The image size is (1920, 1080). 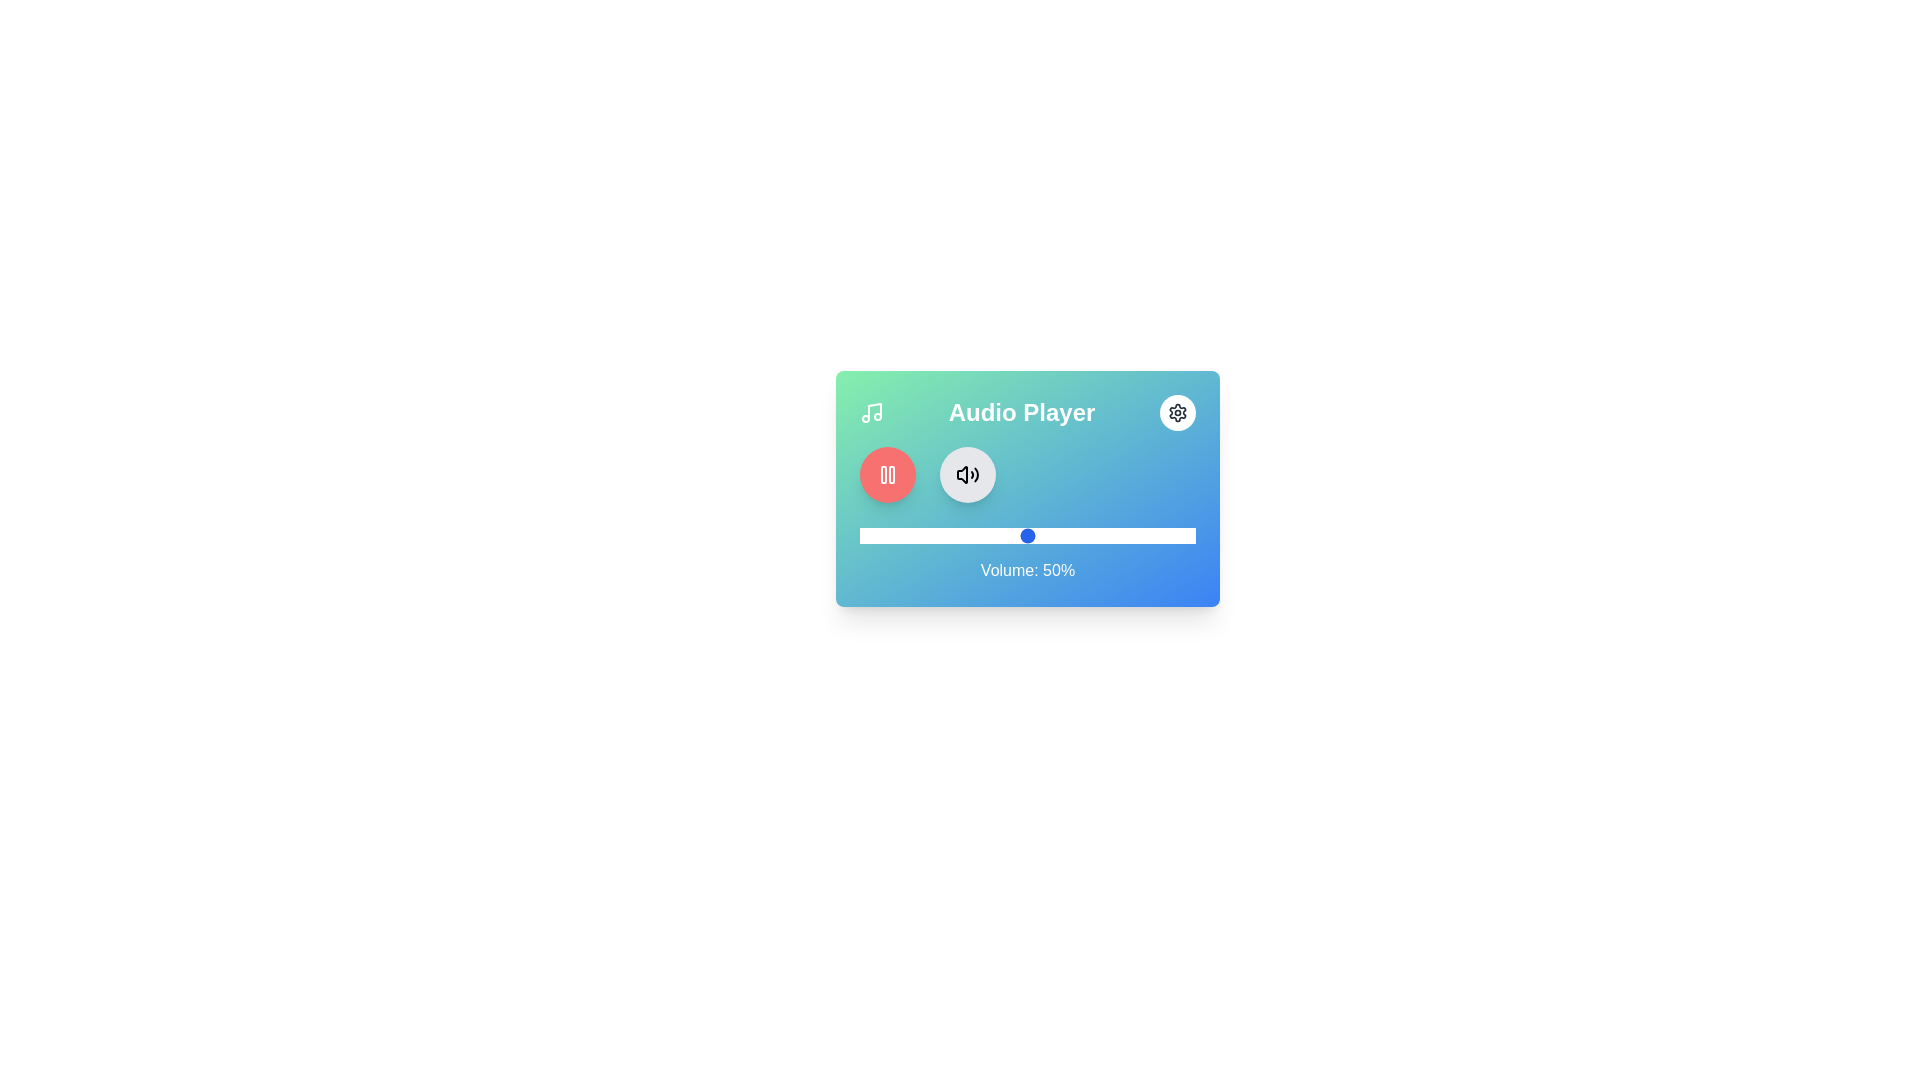 I want to click on volume, so click(x=889, y=535).